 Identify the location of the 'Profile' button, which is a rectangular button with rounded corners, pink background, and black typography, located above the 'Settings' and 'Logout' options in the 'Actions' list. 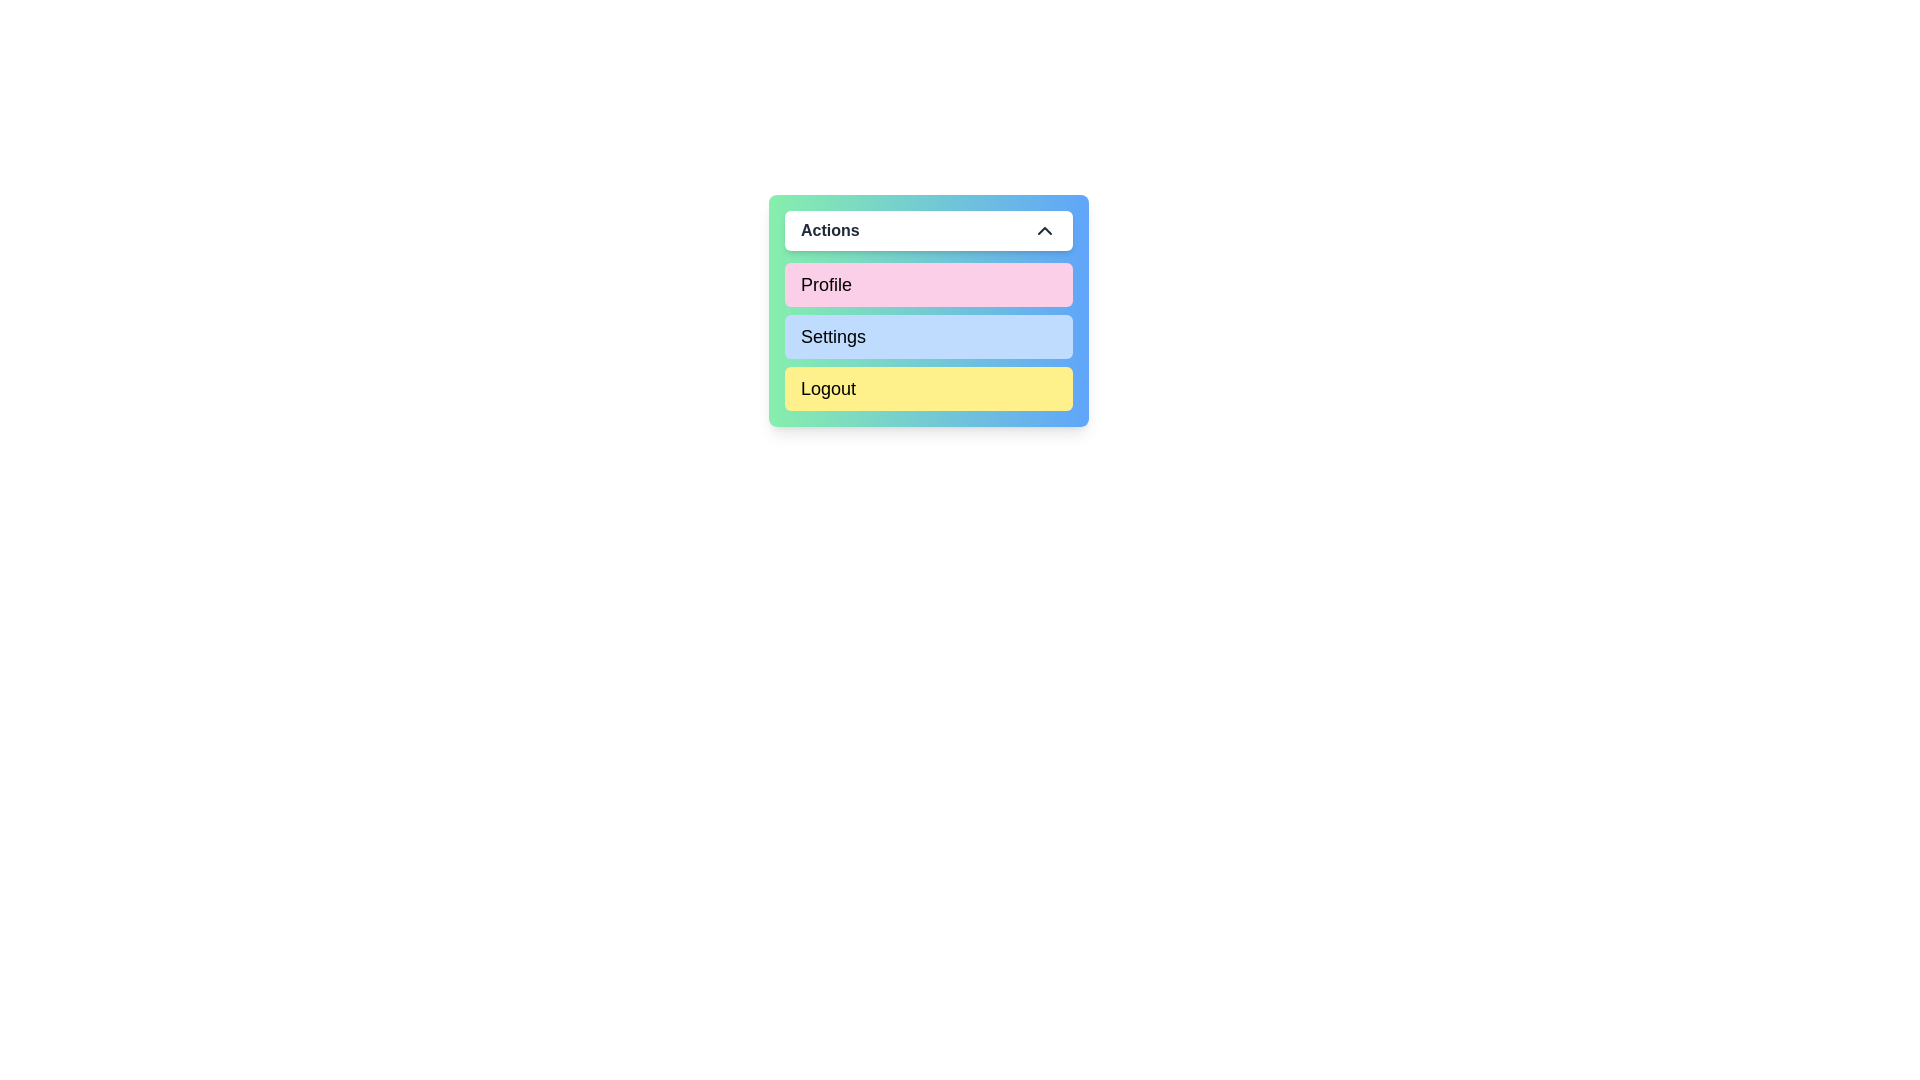
(928, 285).